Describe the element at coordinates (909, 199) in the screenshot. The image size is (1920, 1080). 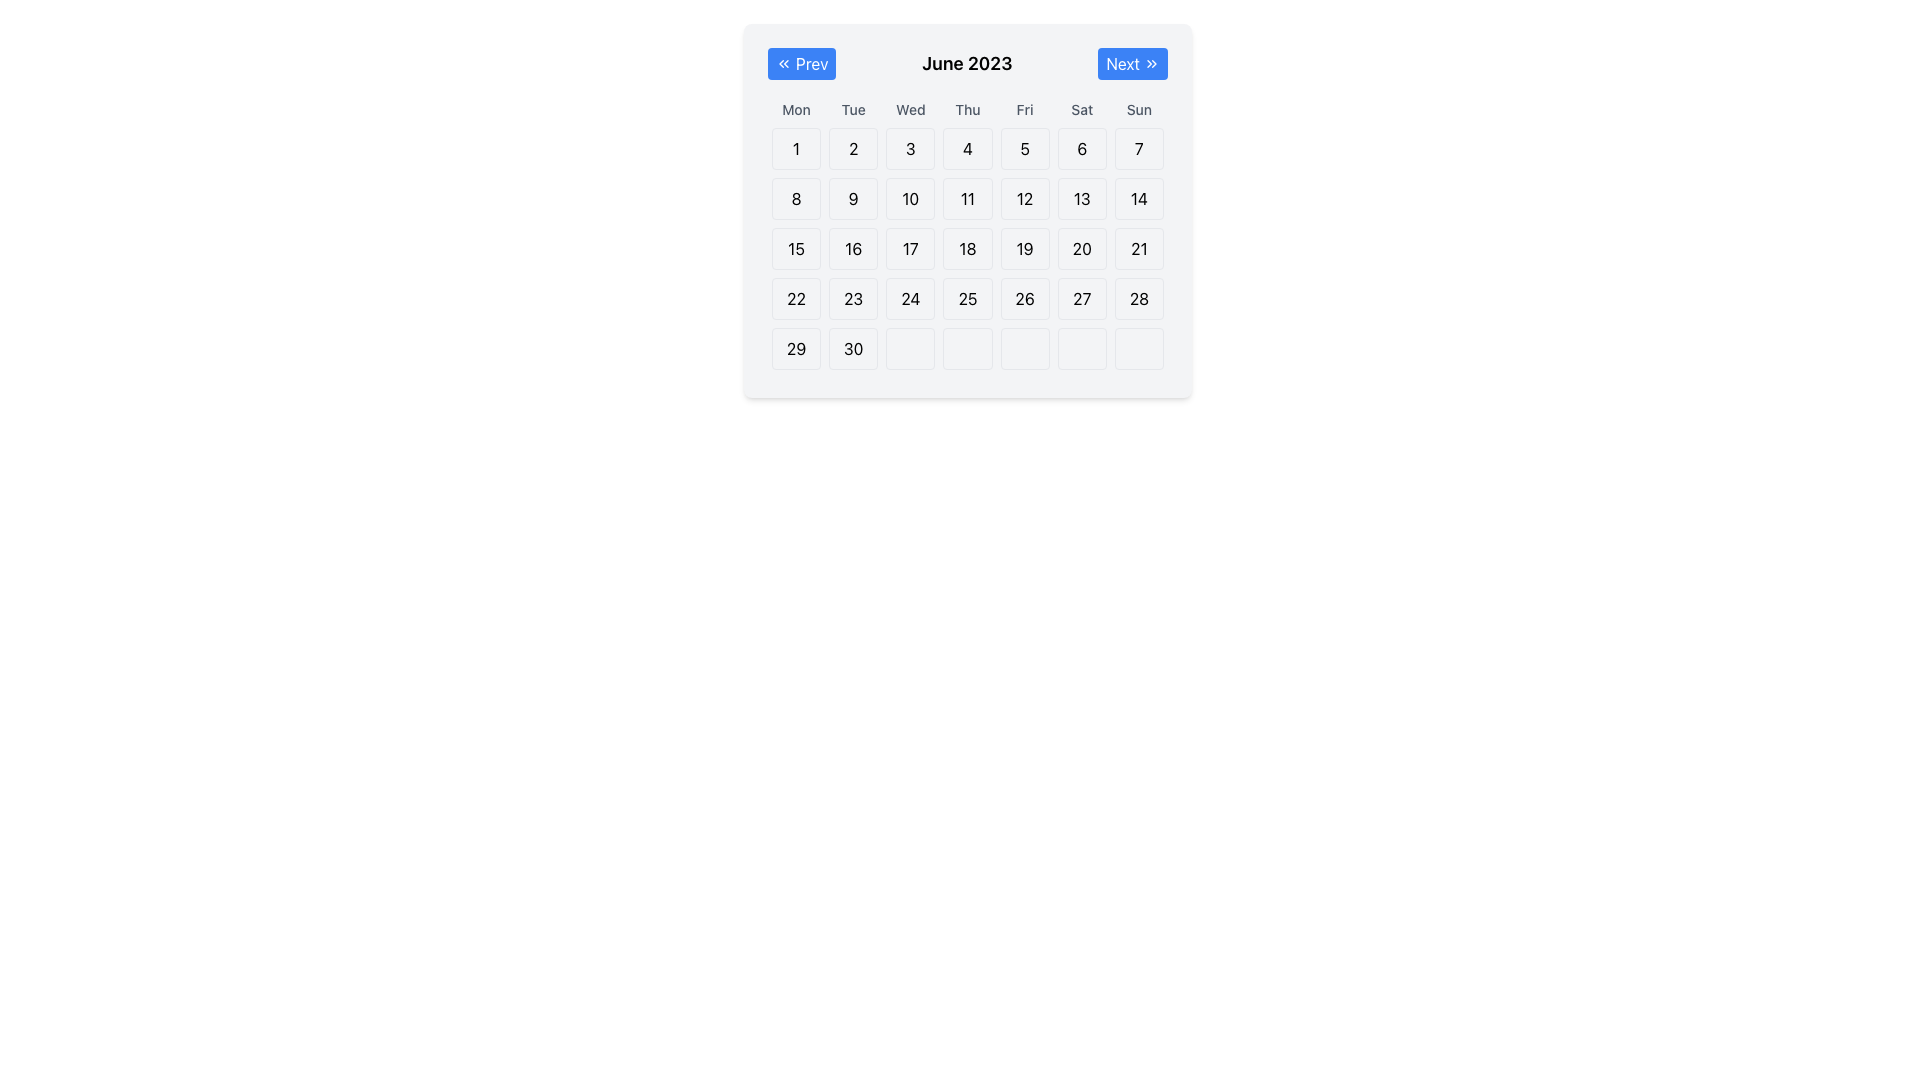
I see `the date selection button labeled '10', which is a small square with rounded corners, positioned in the second row of the calendar for June 2023` at that location.